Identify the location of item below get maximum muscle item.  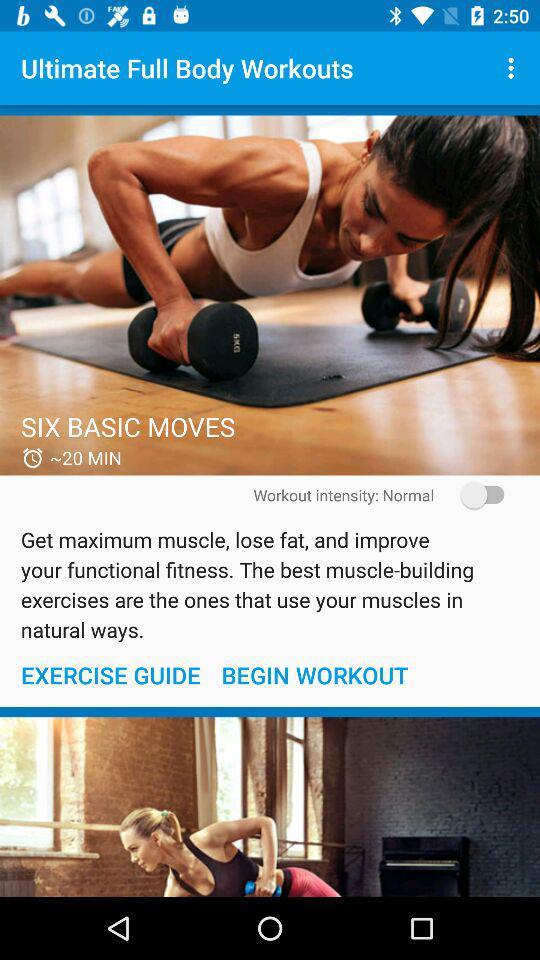
(314, 675).